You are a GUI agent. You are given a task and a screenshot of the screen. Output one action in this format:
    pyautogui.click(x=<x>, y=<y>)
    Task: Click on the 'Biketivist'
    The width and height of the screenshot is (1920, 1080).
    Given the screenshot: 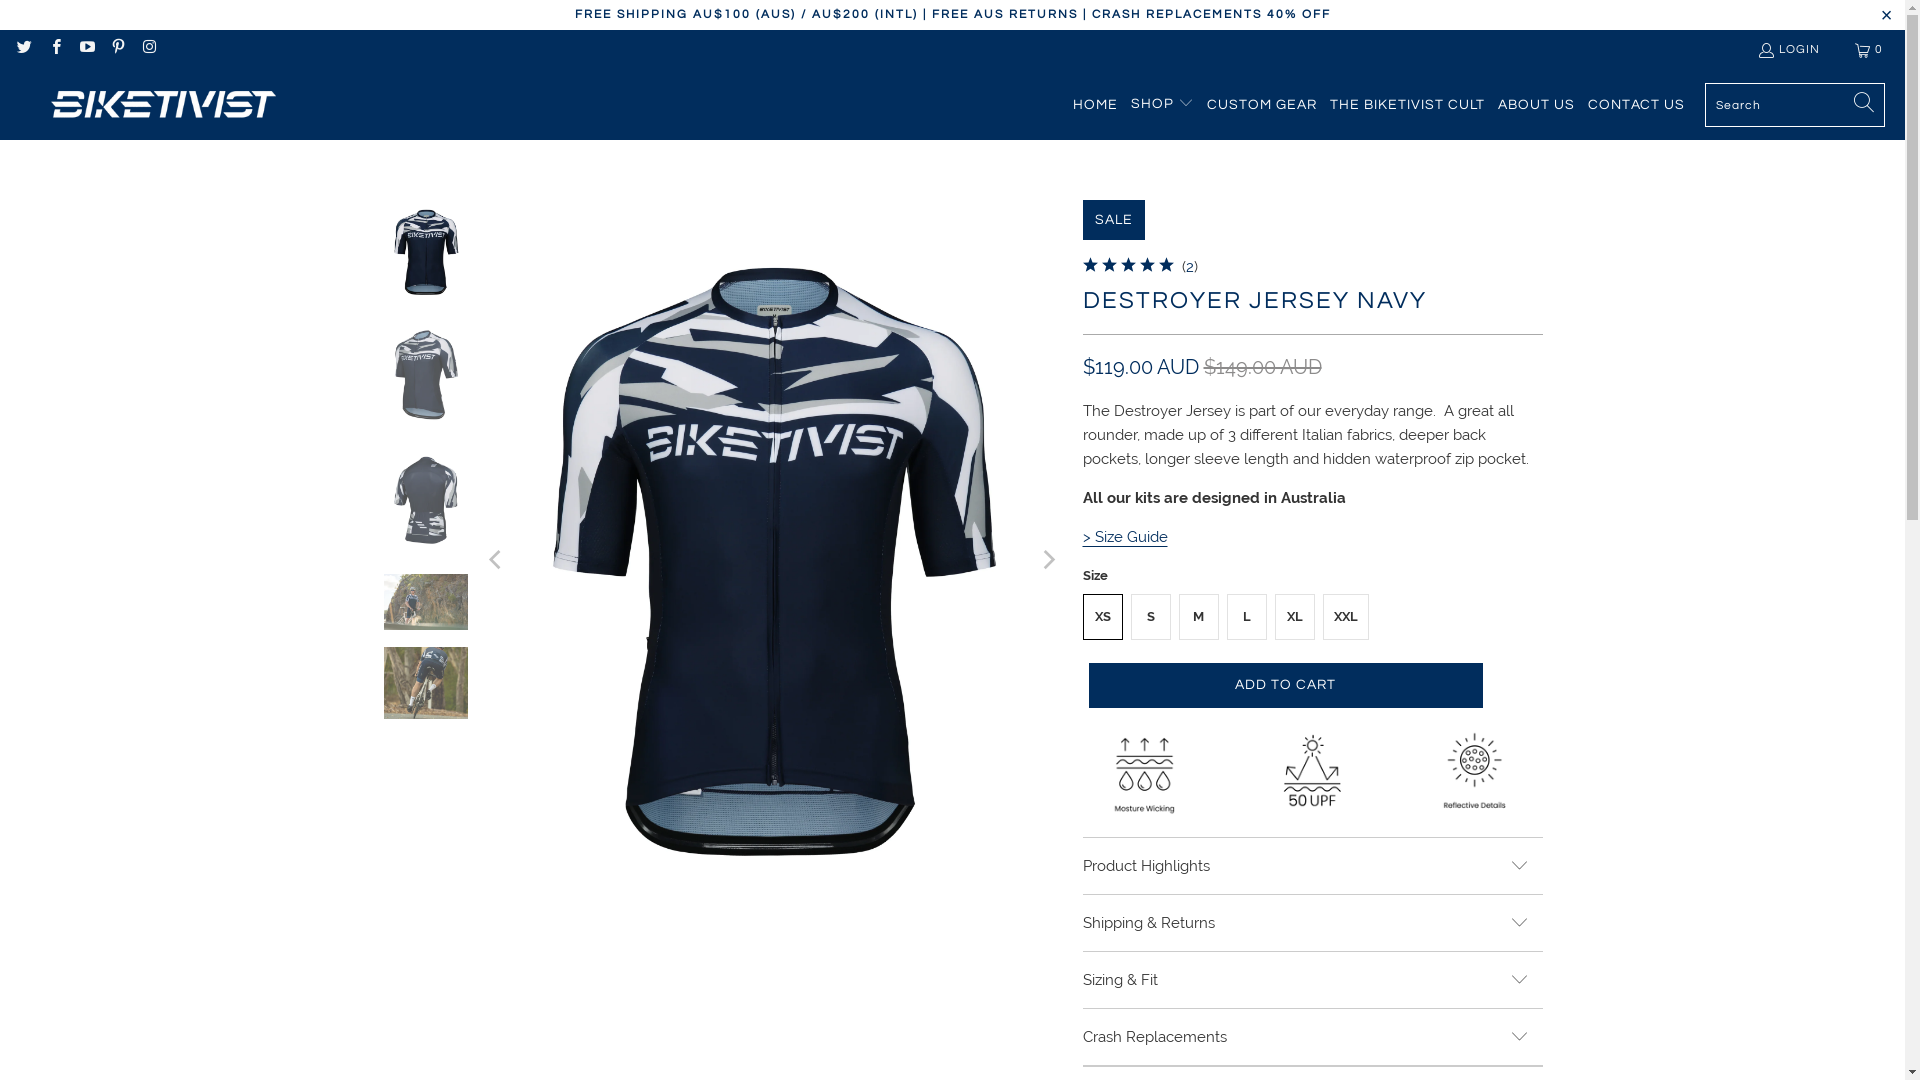 What is the action you would take?
    pyautogui.click(x=158, y=104)
    